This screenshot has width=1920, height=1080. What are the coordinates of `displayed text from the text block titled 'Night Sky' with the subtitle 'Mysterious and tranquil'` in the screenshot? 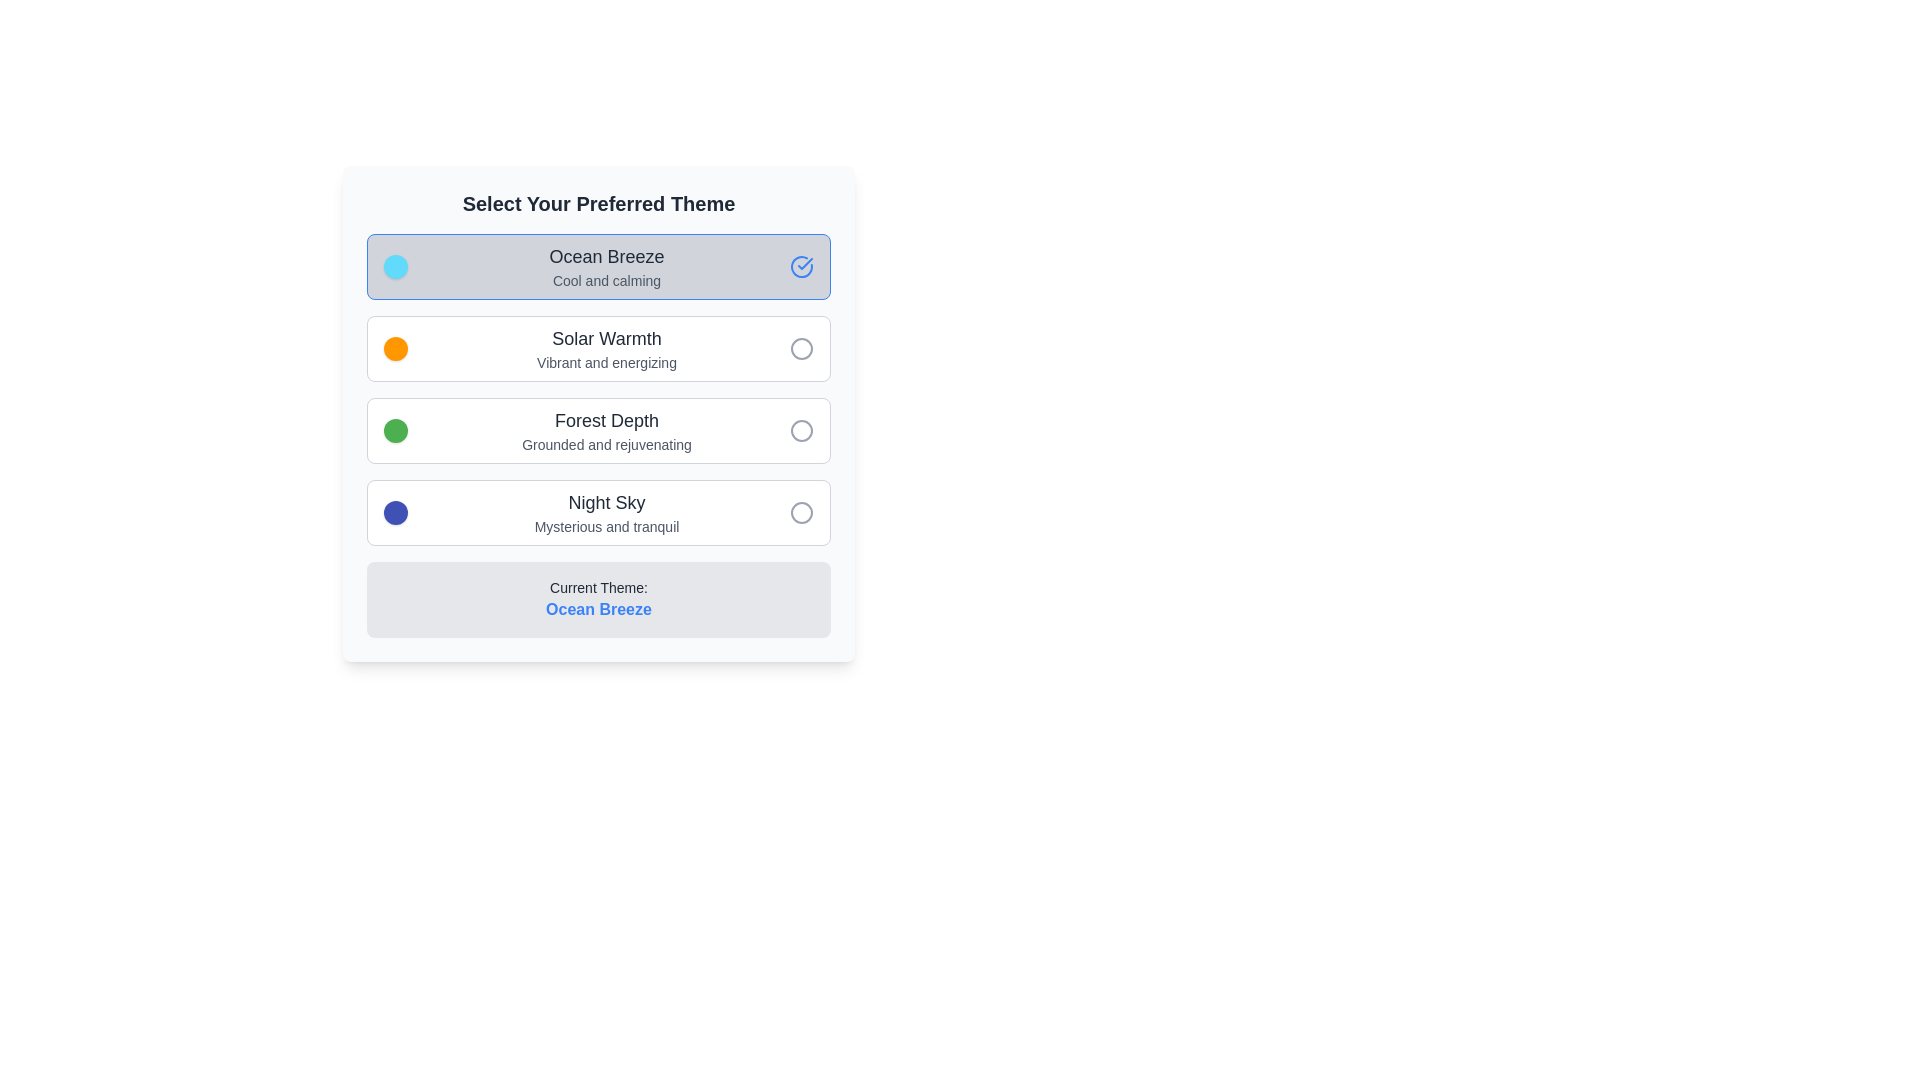 It's located at (605, 512).